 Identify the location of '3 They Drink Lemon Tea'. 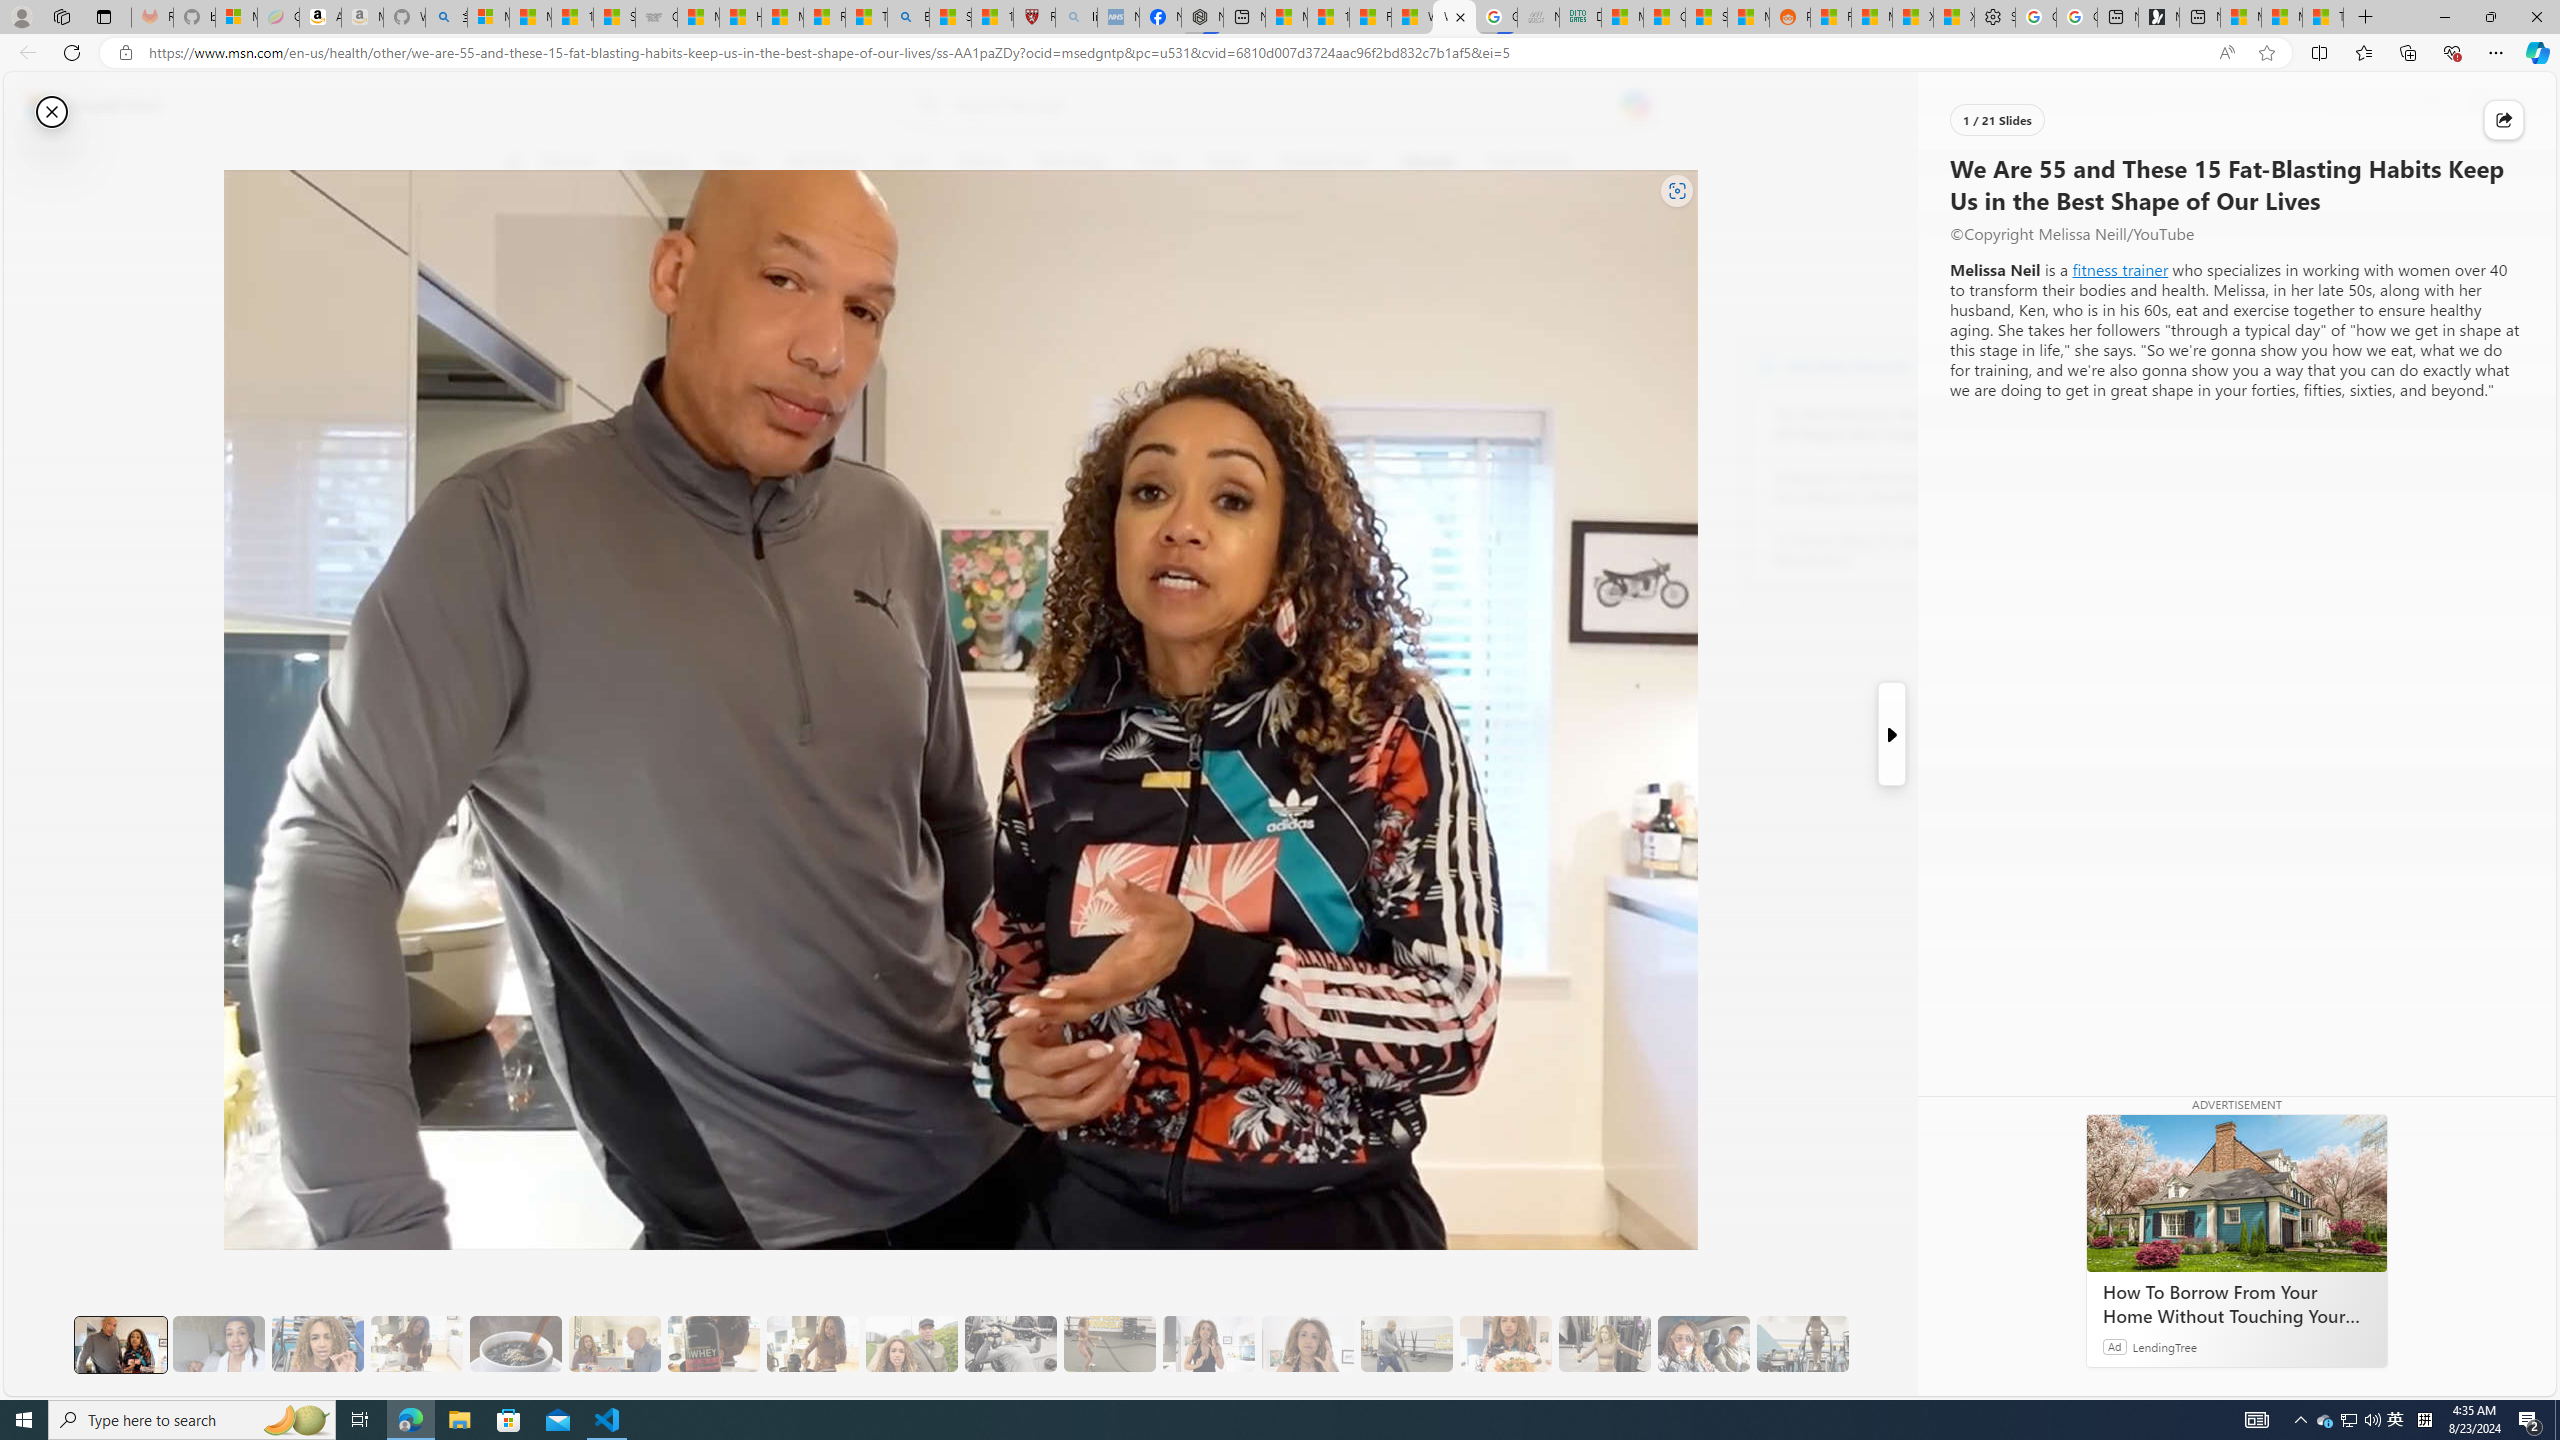
(416, 1344).